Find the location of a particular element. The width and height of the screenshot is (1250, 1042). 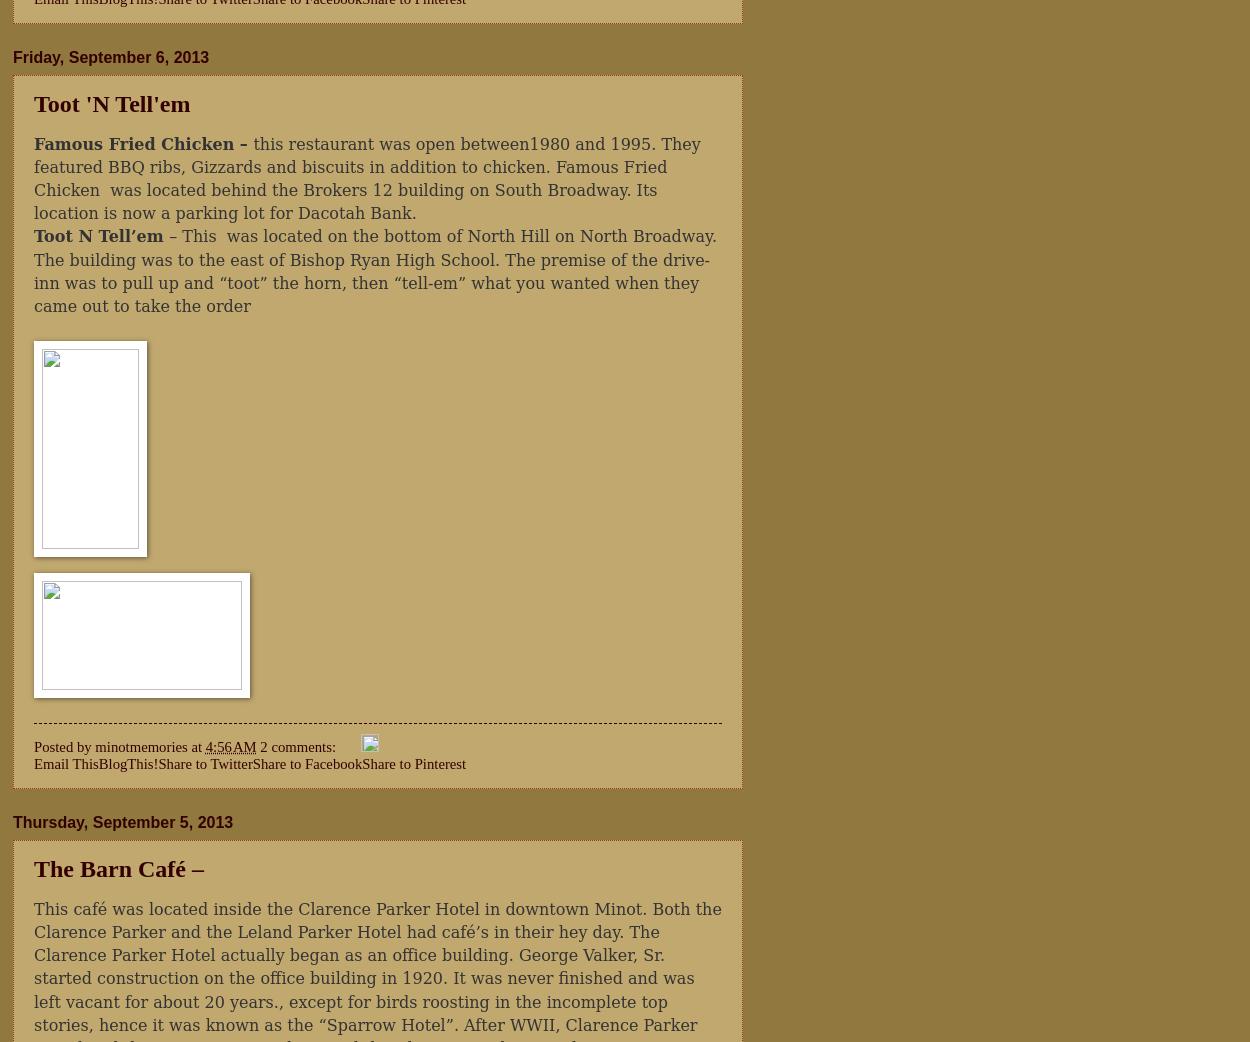

'this restaurant was open
between1980 and 1995. They featured BBQ ribs, Gizzards and biscuits in addition
to chicken. Famous Fried Chicken' is located at coordinates (366, 167).